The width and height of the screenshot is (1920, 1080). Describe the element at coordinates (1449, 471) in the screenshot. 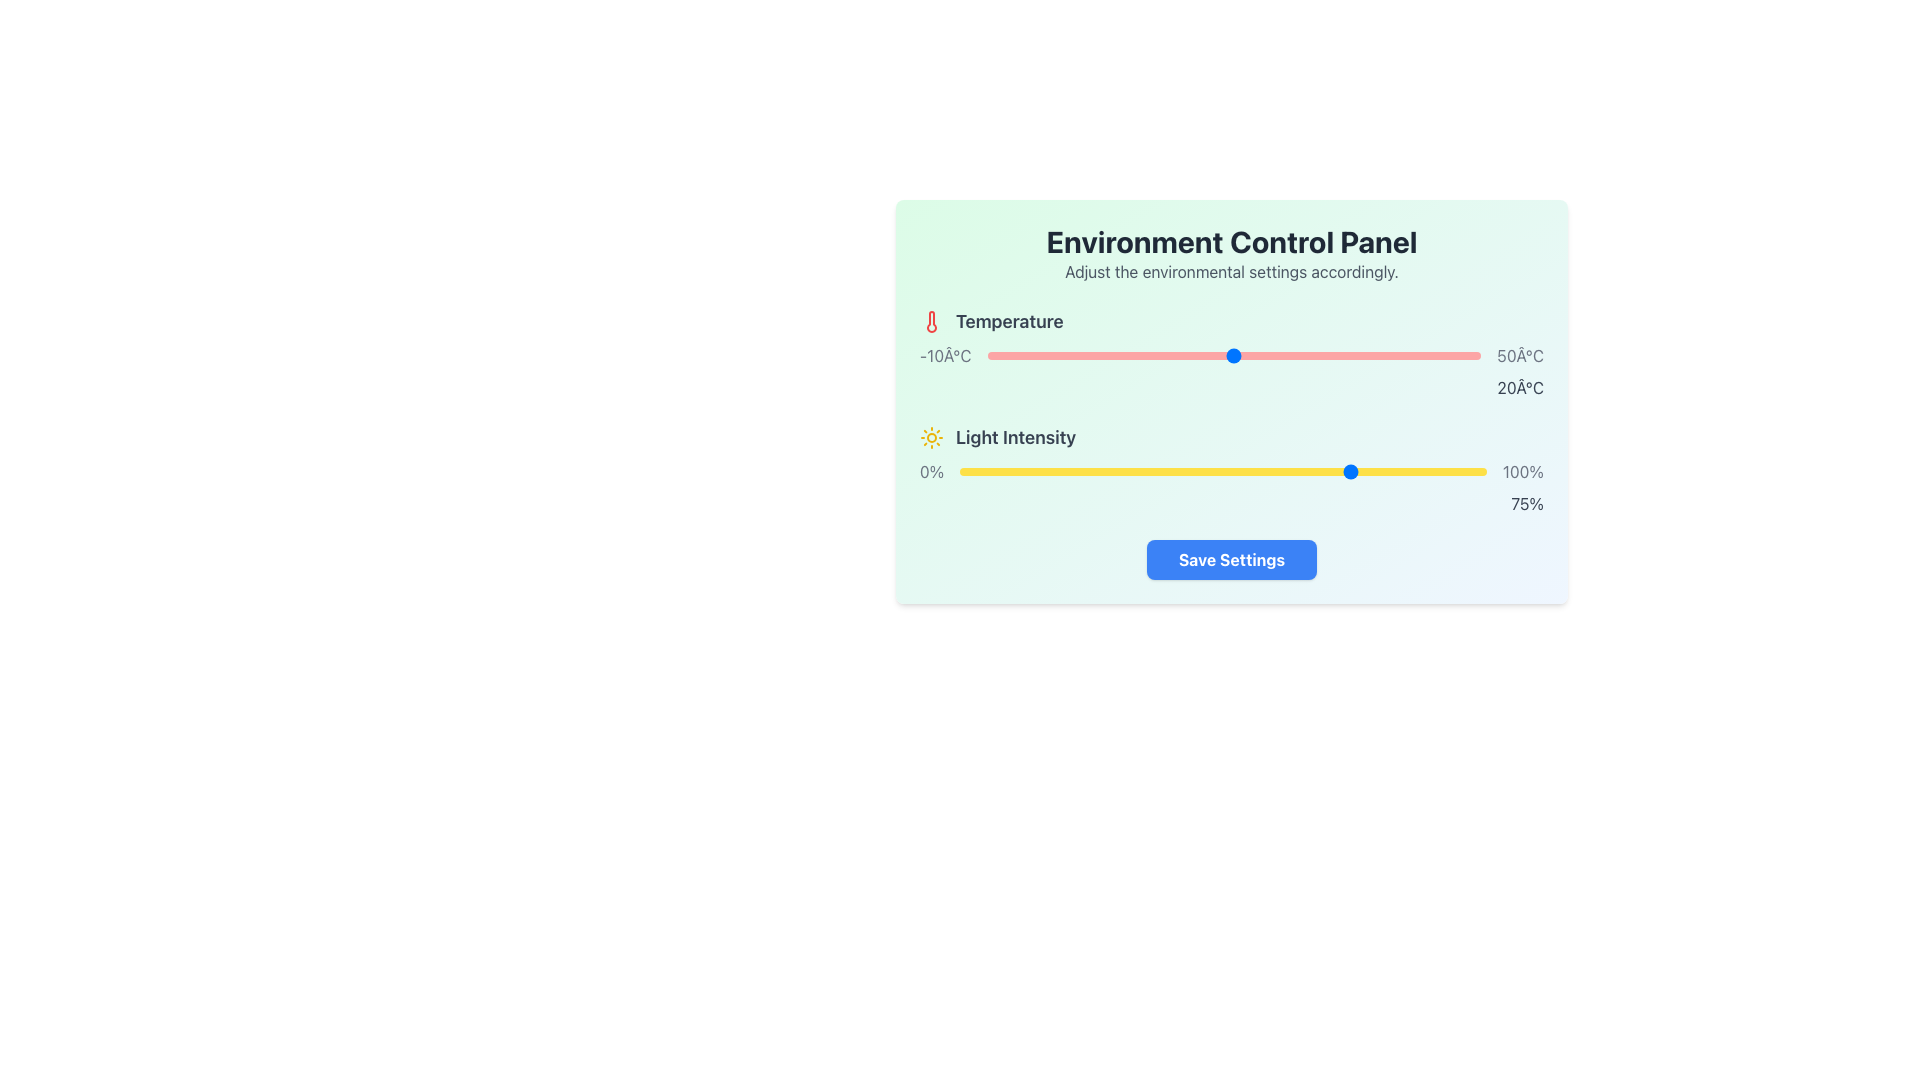

I see `light intensity` at that location.